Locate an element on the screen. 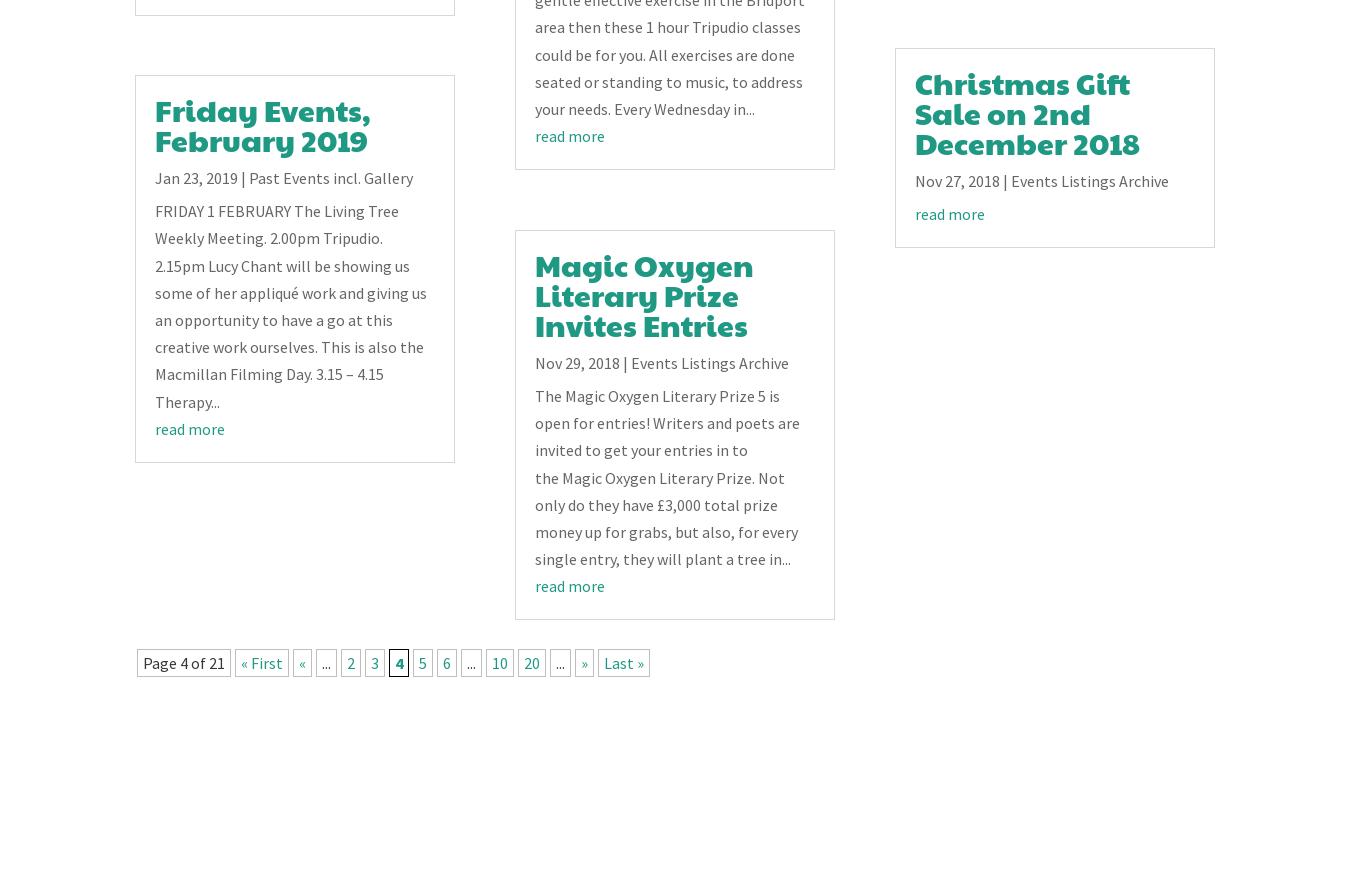 The height and width of the screenshot is (877, 1350). '10' is located at coordinates (490, 663).